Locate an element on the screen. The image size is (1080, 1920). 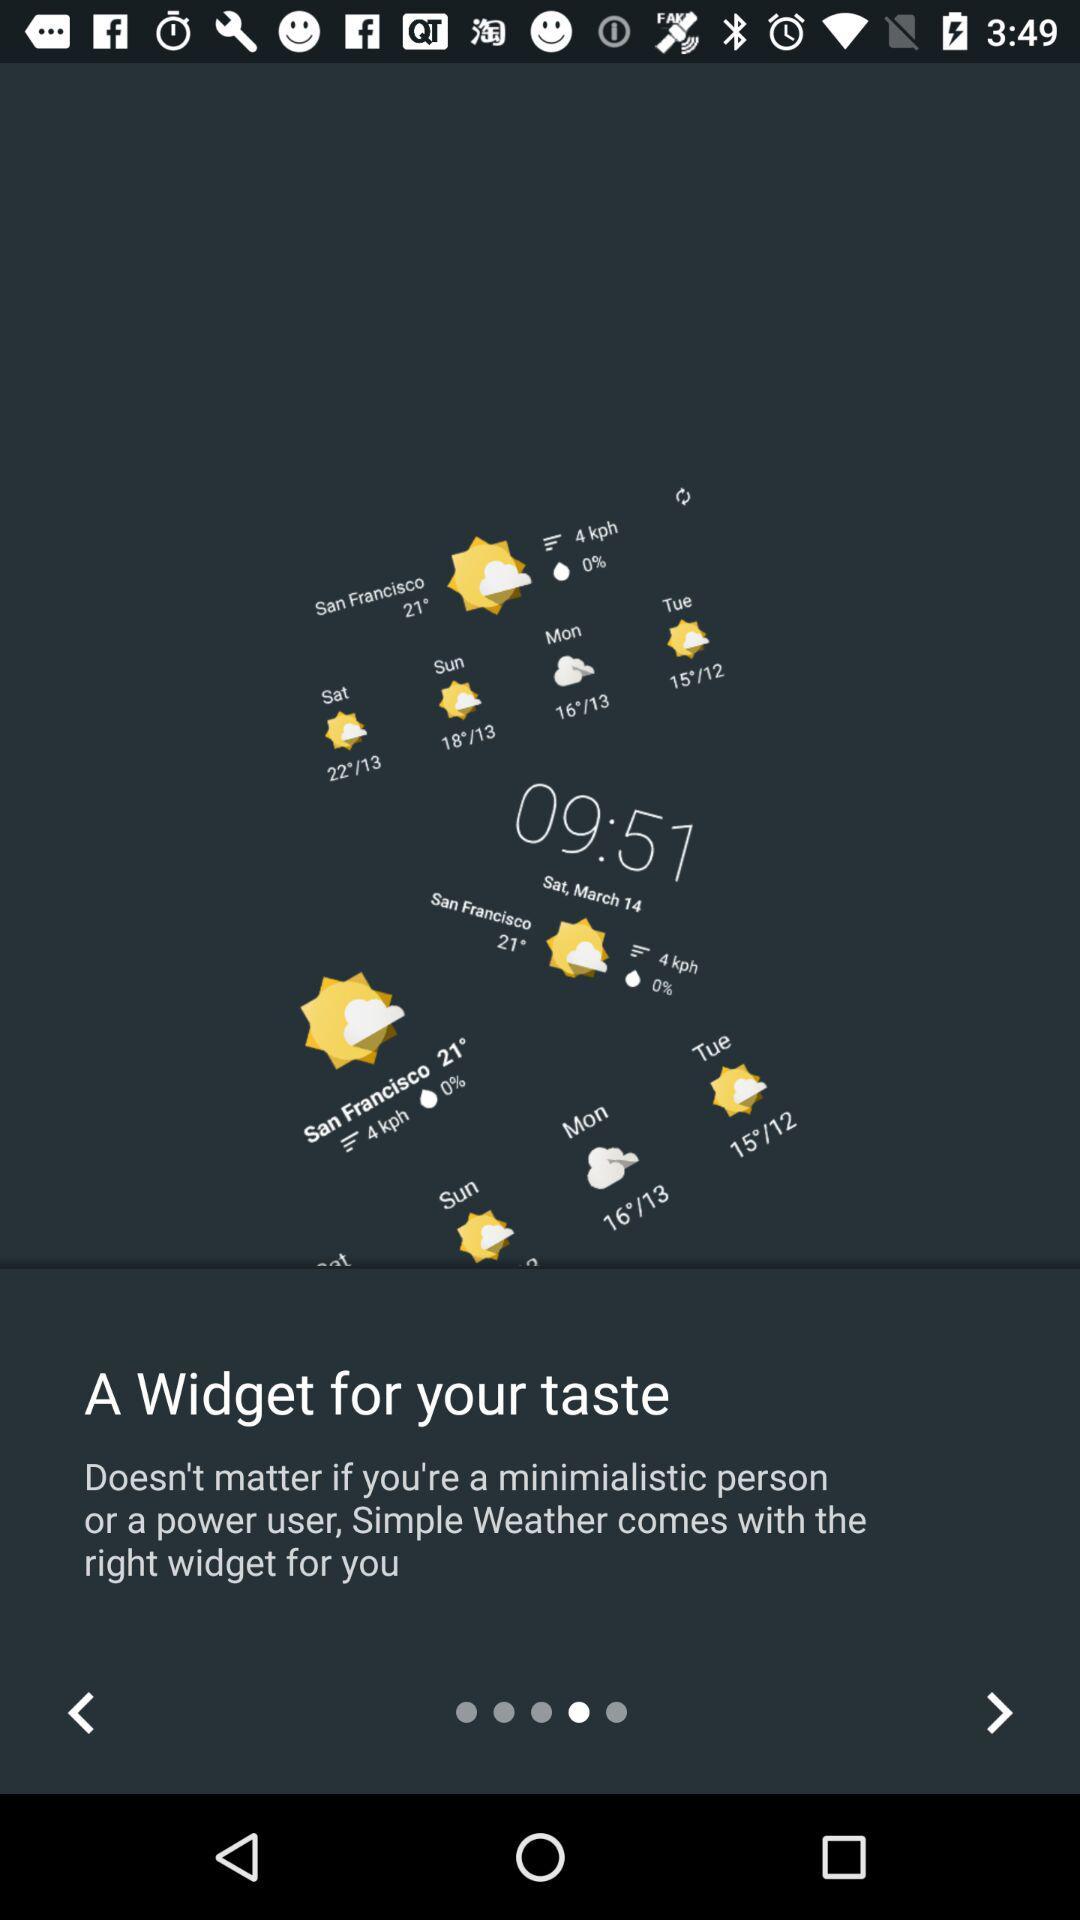
icon below doesn t matter item is located at coordinates (80, 1711).